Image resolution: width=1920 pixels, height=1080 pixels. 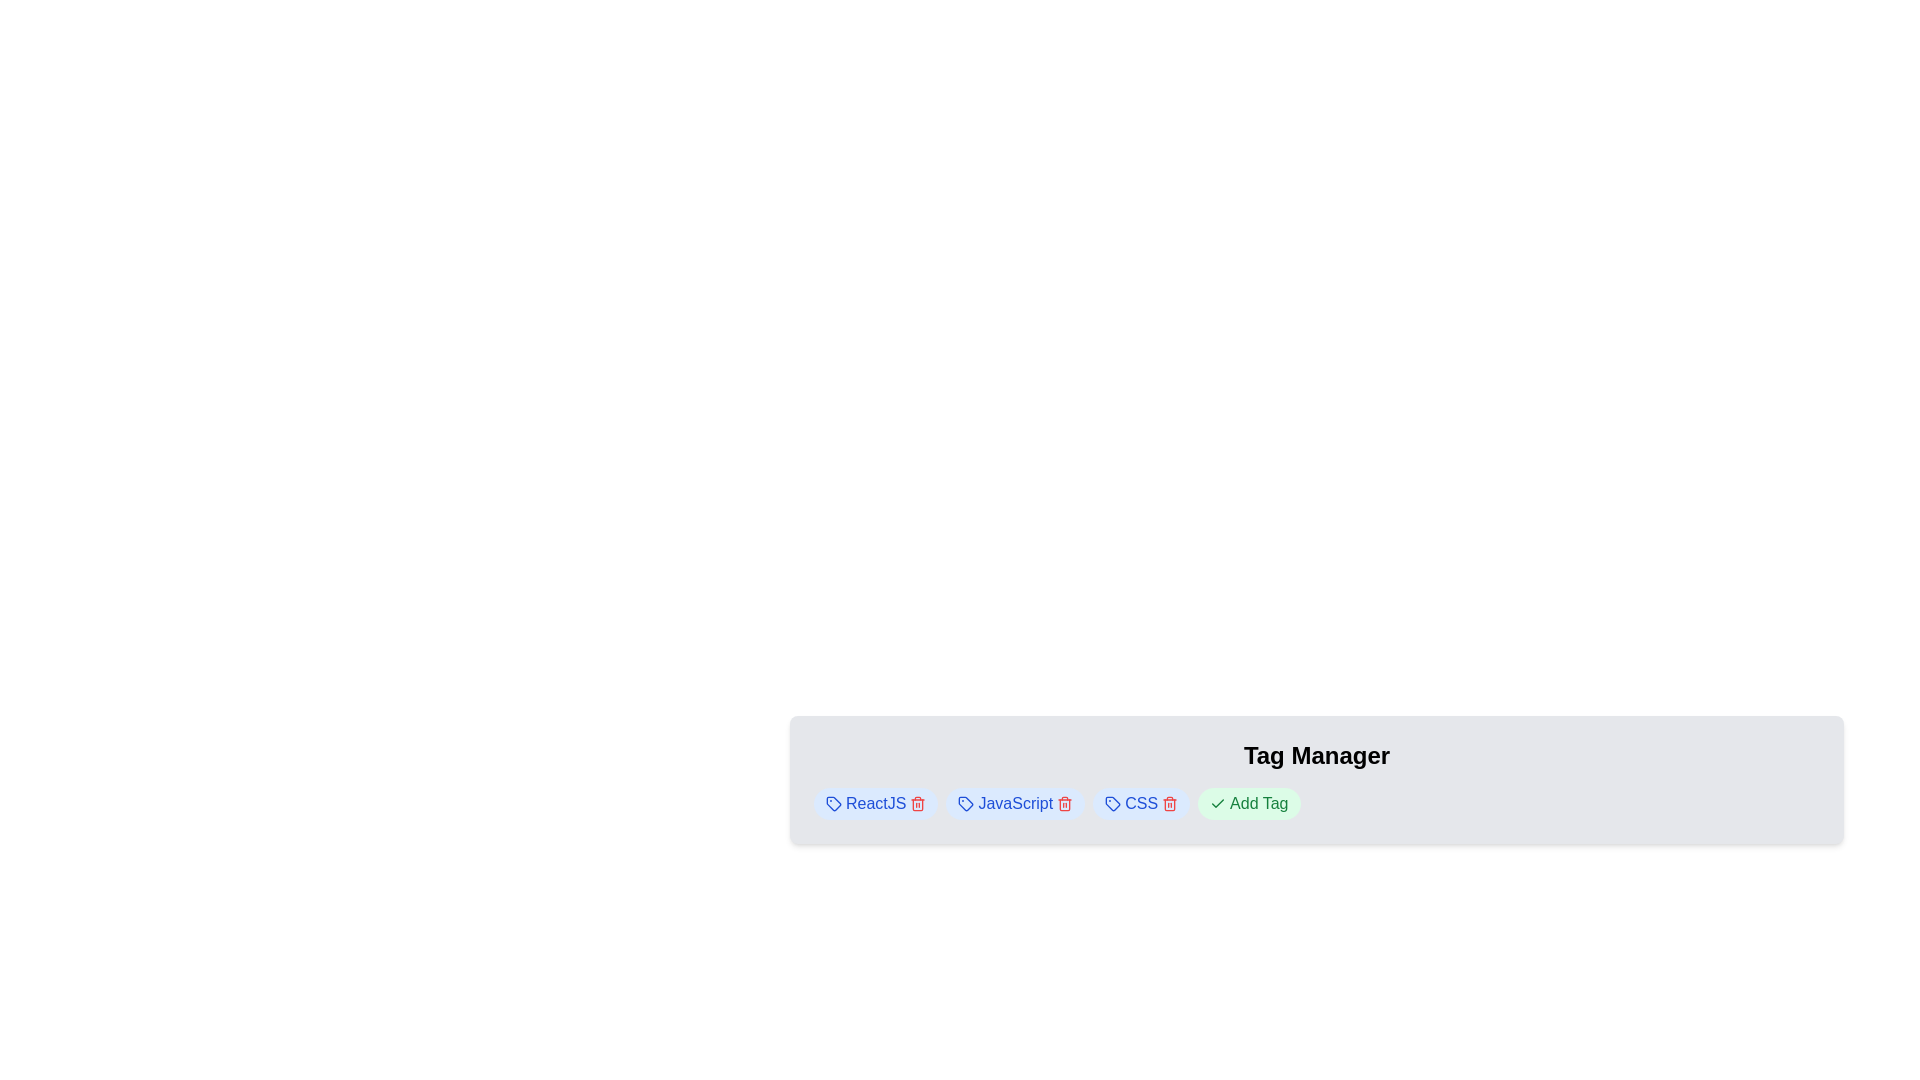 What do you see at coordinates (1217, 802) in the screenshot?
I see `checkmark icon located on the left part of the 'Add Tag' button with a light green background, centered vertically next to the text 'Add Tag'` at bounding box center [1217, 802].